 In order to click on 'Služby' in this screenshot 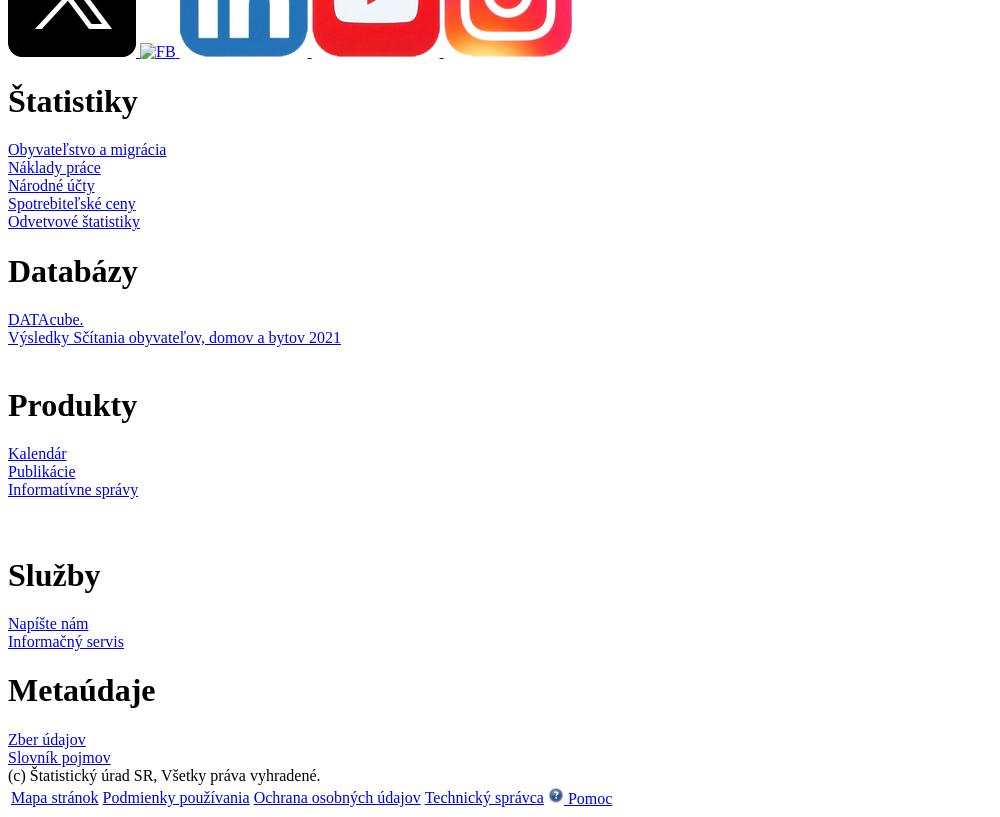, I will do `click(54, 574)`.